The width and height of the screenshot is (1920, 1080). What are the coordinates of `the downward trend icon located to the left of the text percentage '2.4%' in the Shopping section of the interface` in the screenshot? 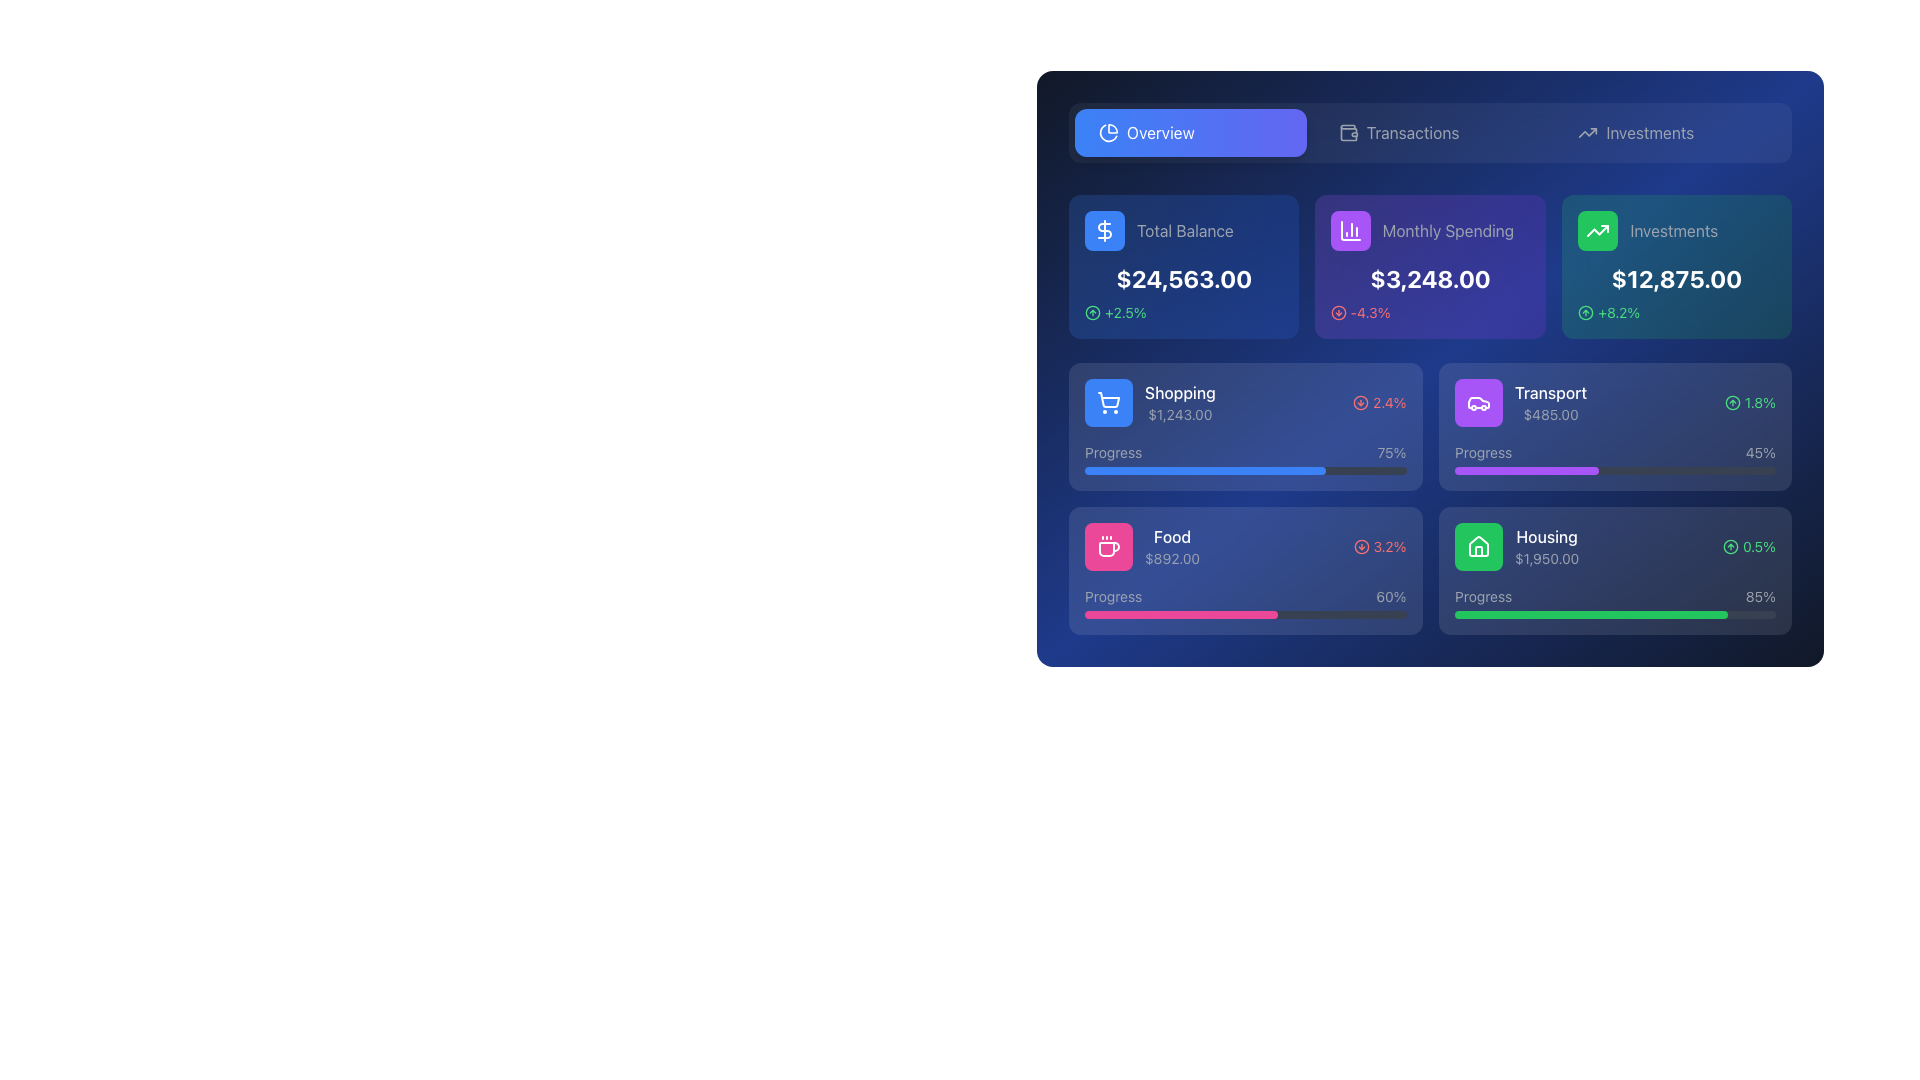 It's located at (1360, 402).